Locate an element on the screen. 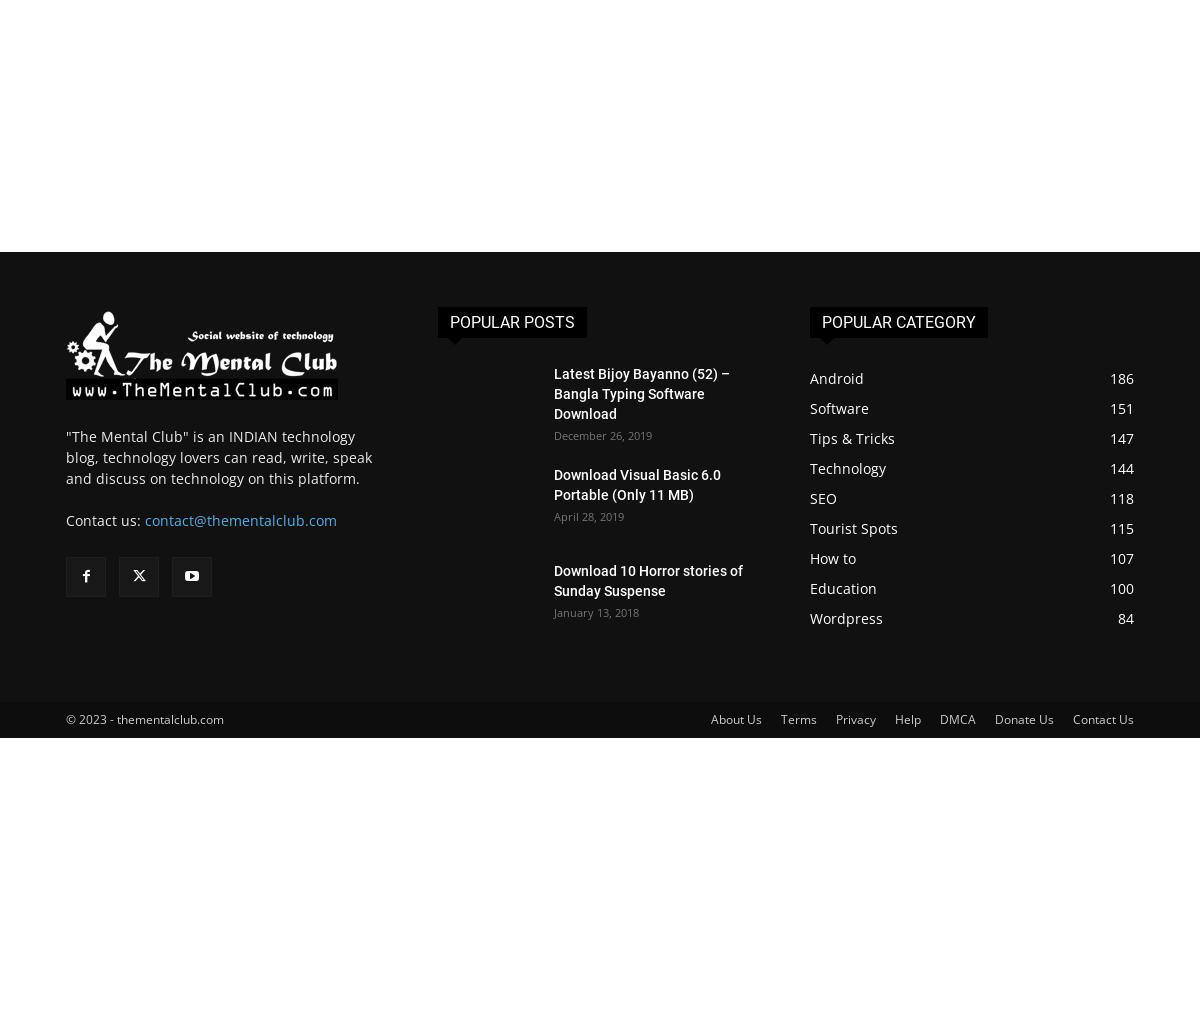 This screenshot has height=1031, width=1200. 'contact@thementalclub.com' is located at coordinates (239, 518).